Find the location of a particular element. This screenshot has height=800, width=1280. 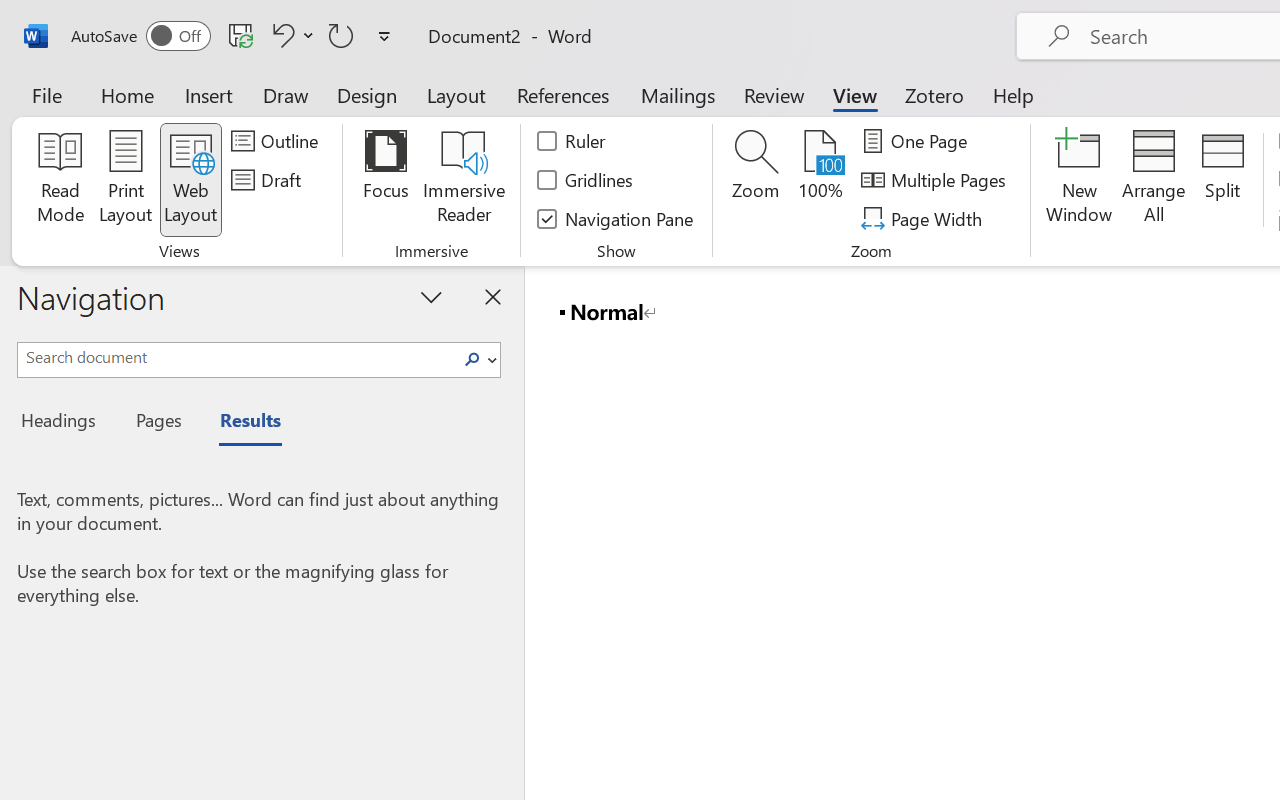

'Search document' is located at coordinates (237, 357).